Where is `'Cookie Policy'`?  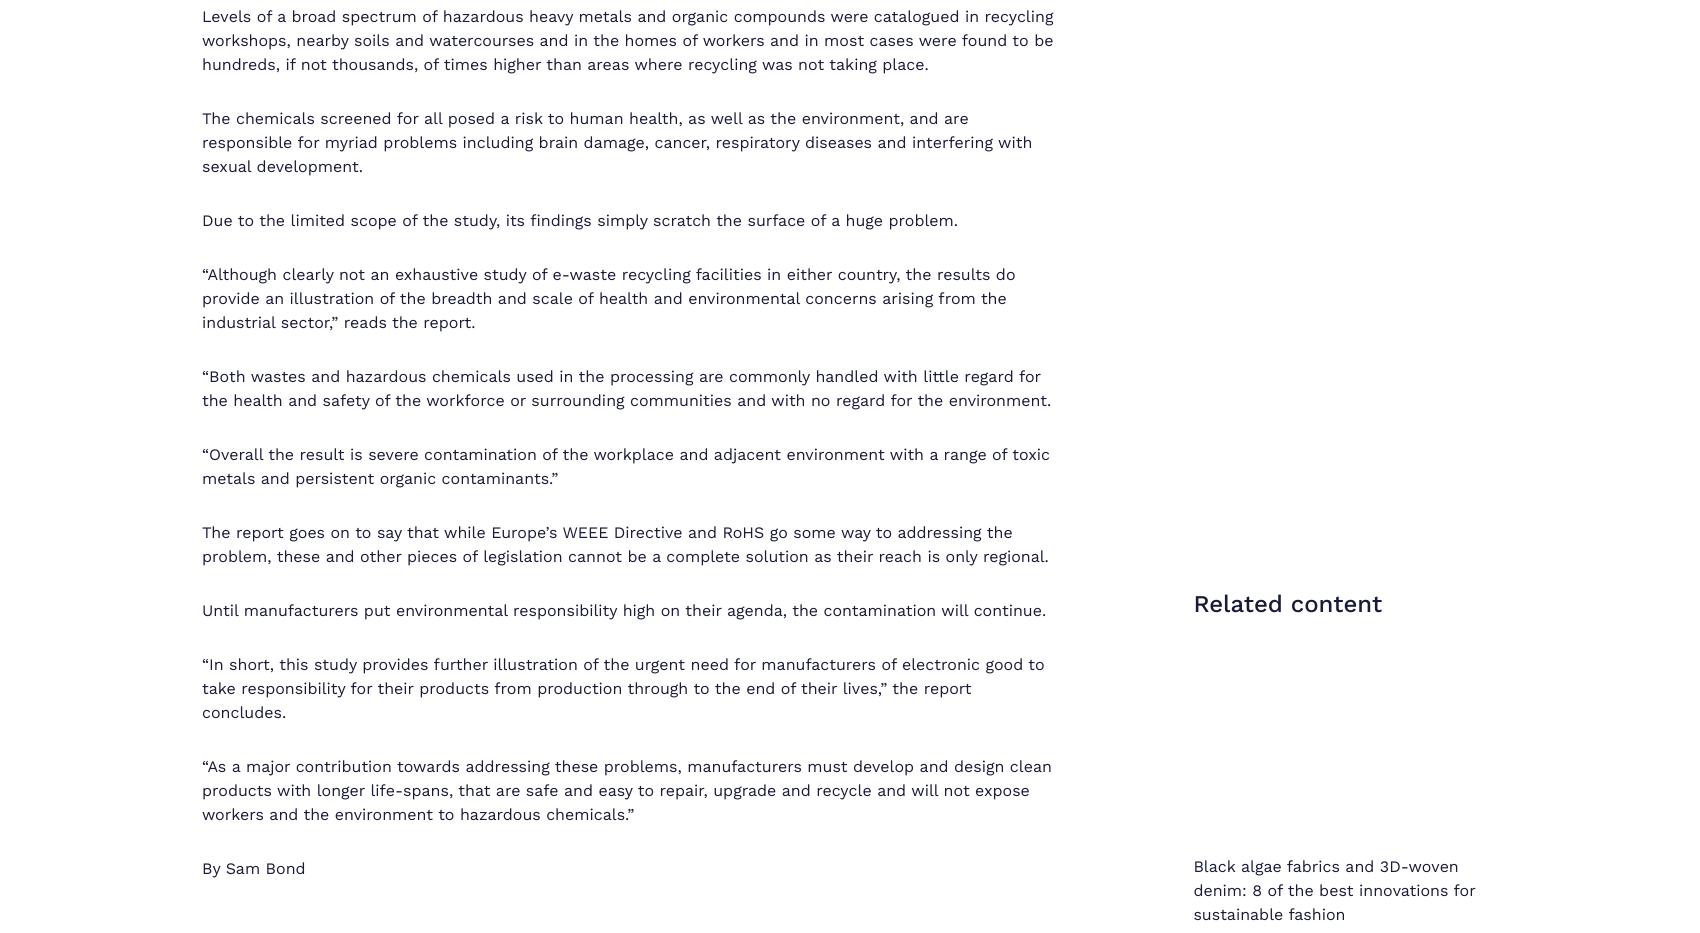
'Cookie Policy' is located at coordinates (1355, 836).